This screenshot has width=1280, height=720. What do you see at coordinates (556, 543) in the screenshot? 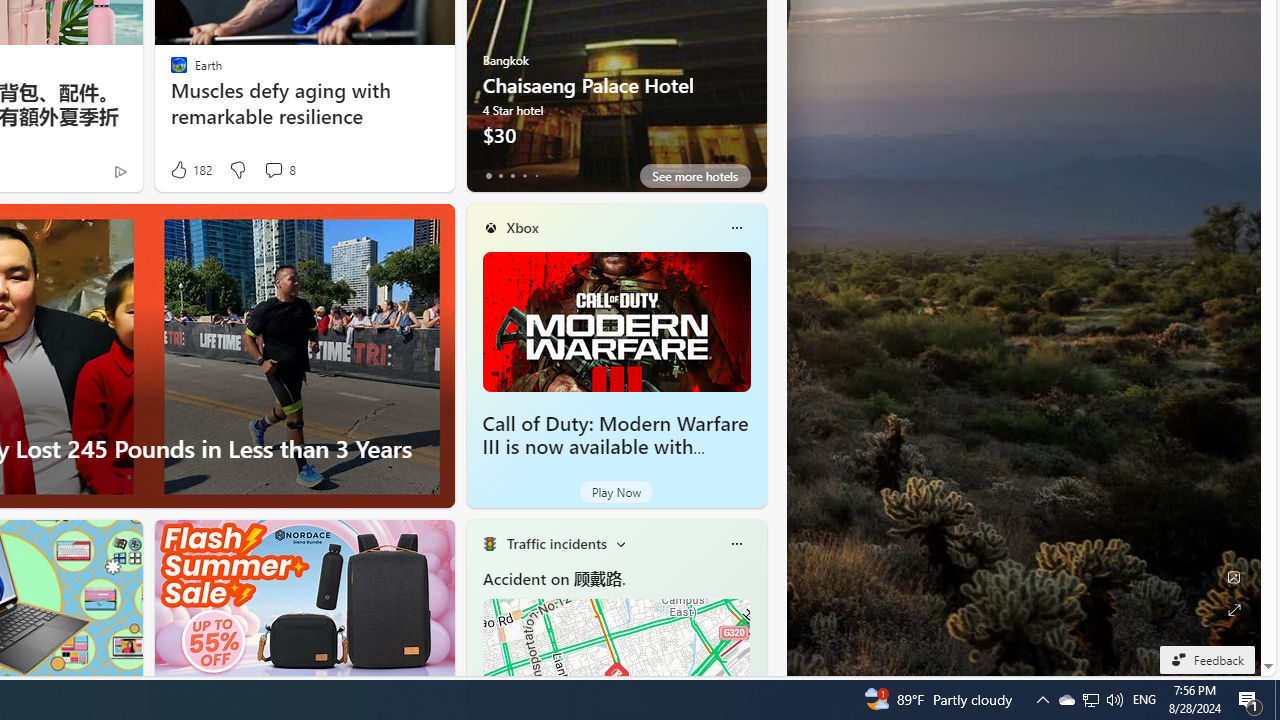
I see `'Traffic incidents'` at bounding box center [556, 543].